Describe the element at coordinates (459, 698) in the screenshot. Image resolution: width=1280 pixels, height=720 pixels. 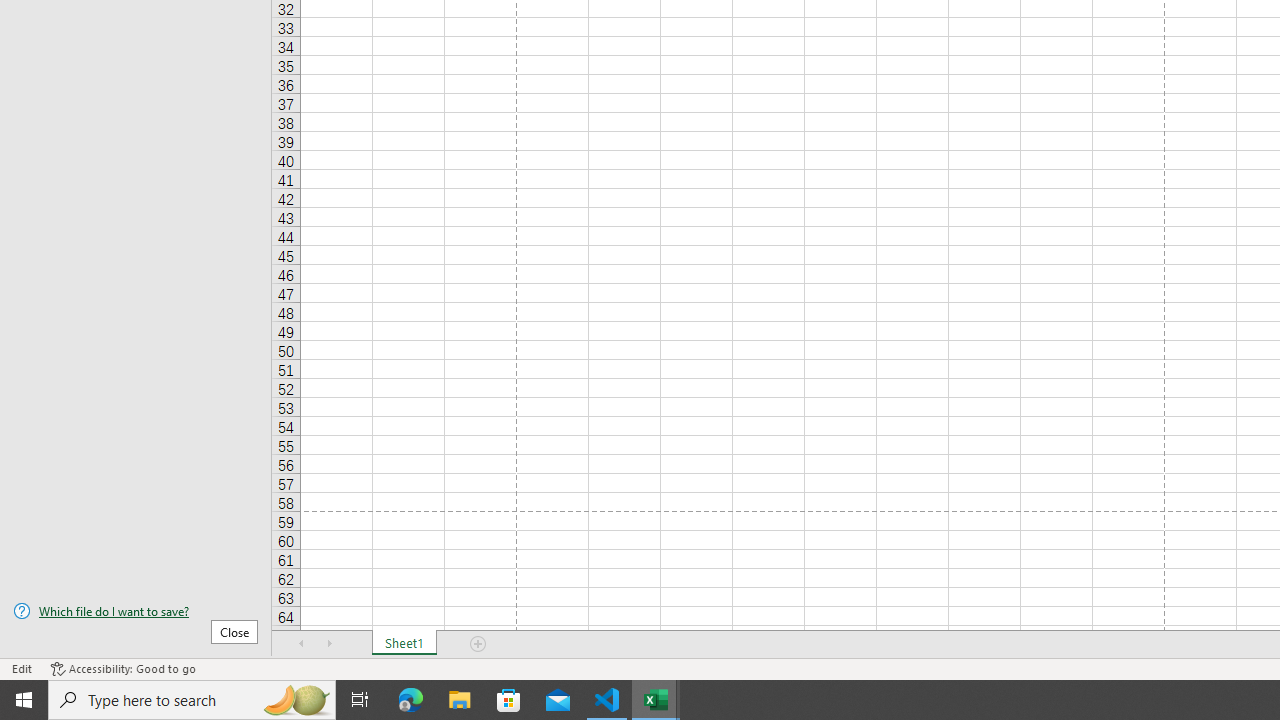
I see `'File Explorer'` at that location.